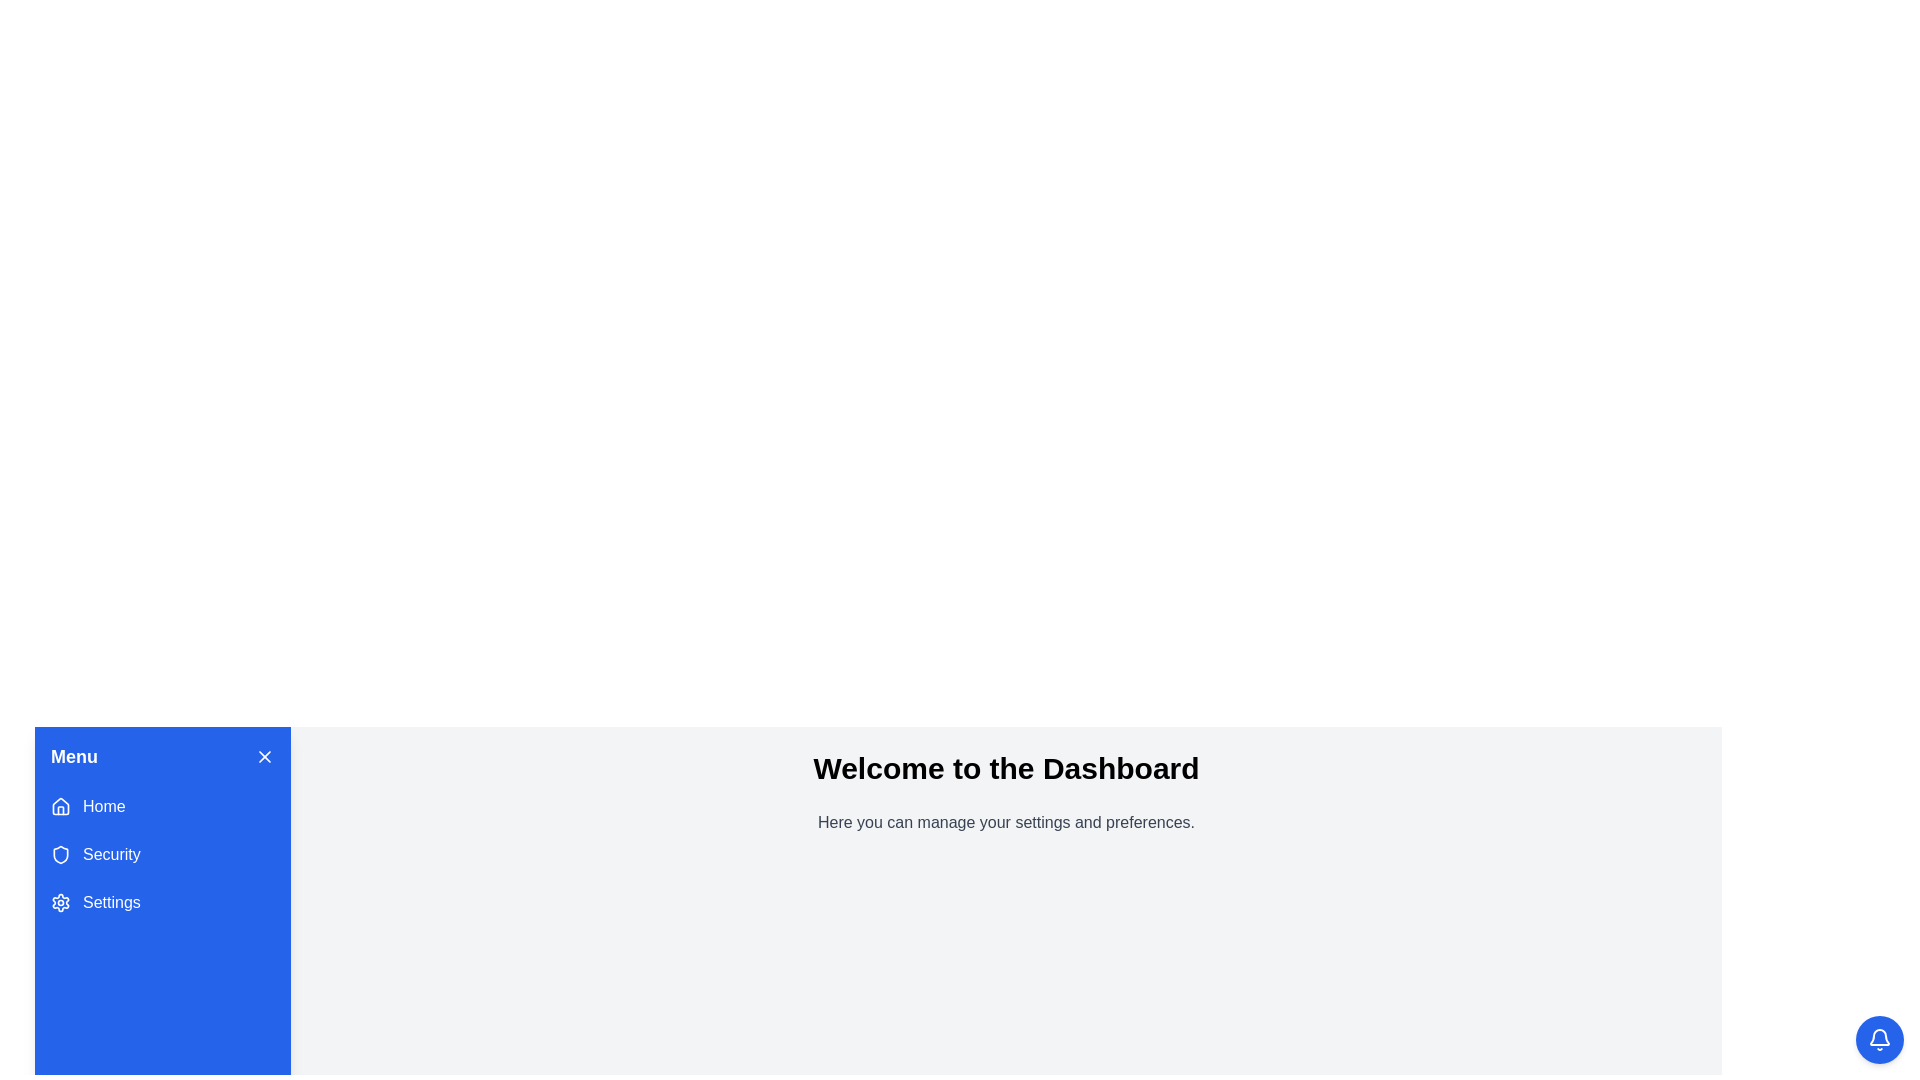 The height and width of the screenshot is (1080, 1920). Describe the element at coordinates (1006, 767) in the screenshot. I see `the prominent Text header that welcomes users to the dashboard, positioned at the top of the content section and centered horizontally` at that location.